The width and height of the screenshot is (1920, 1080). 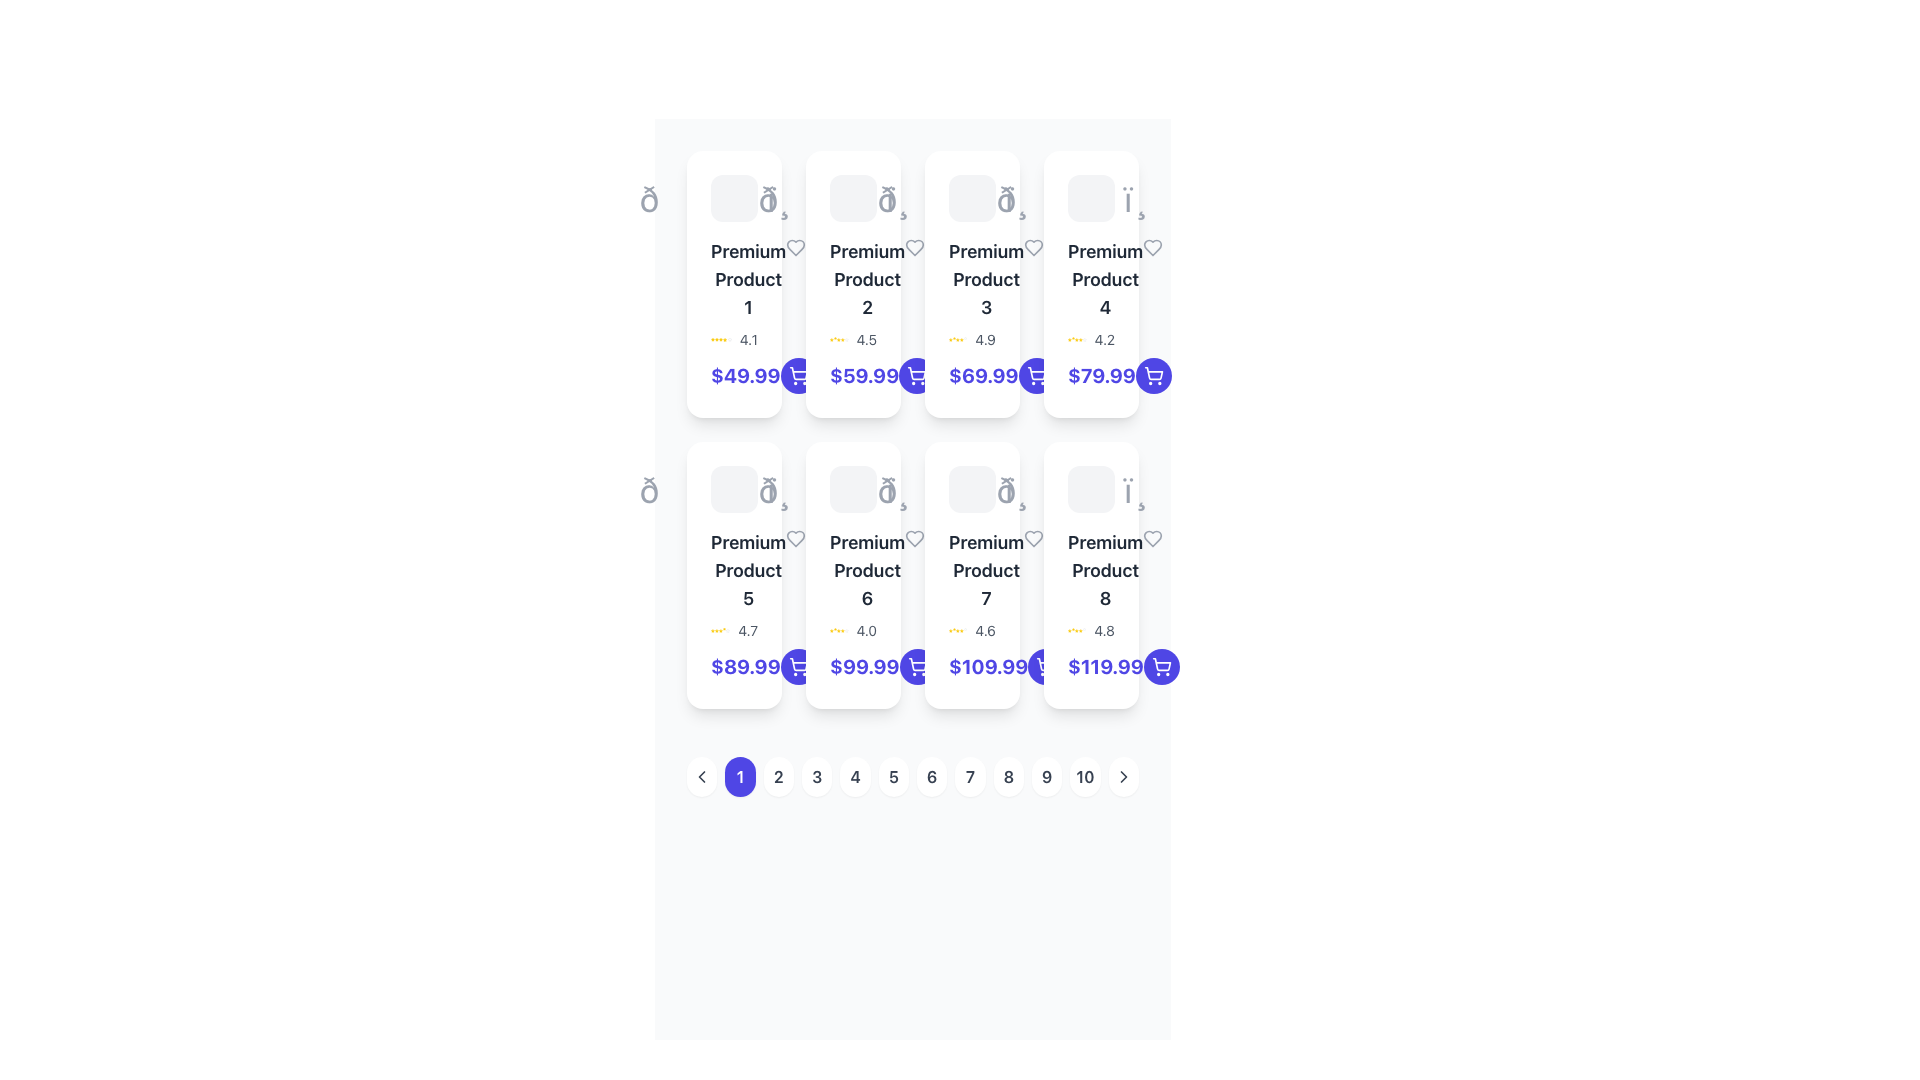 What do you see at coordinates (957, 338) in the screenshot?
I see `the fourth star icon in the rating system that indicates a favorite state, positioned next to the numerical value '4.9'` at bounding box center [957, 338].